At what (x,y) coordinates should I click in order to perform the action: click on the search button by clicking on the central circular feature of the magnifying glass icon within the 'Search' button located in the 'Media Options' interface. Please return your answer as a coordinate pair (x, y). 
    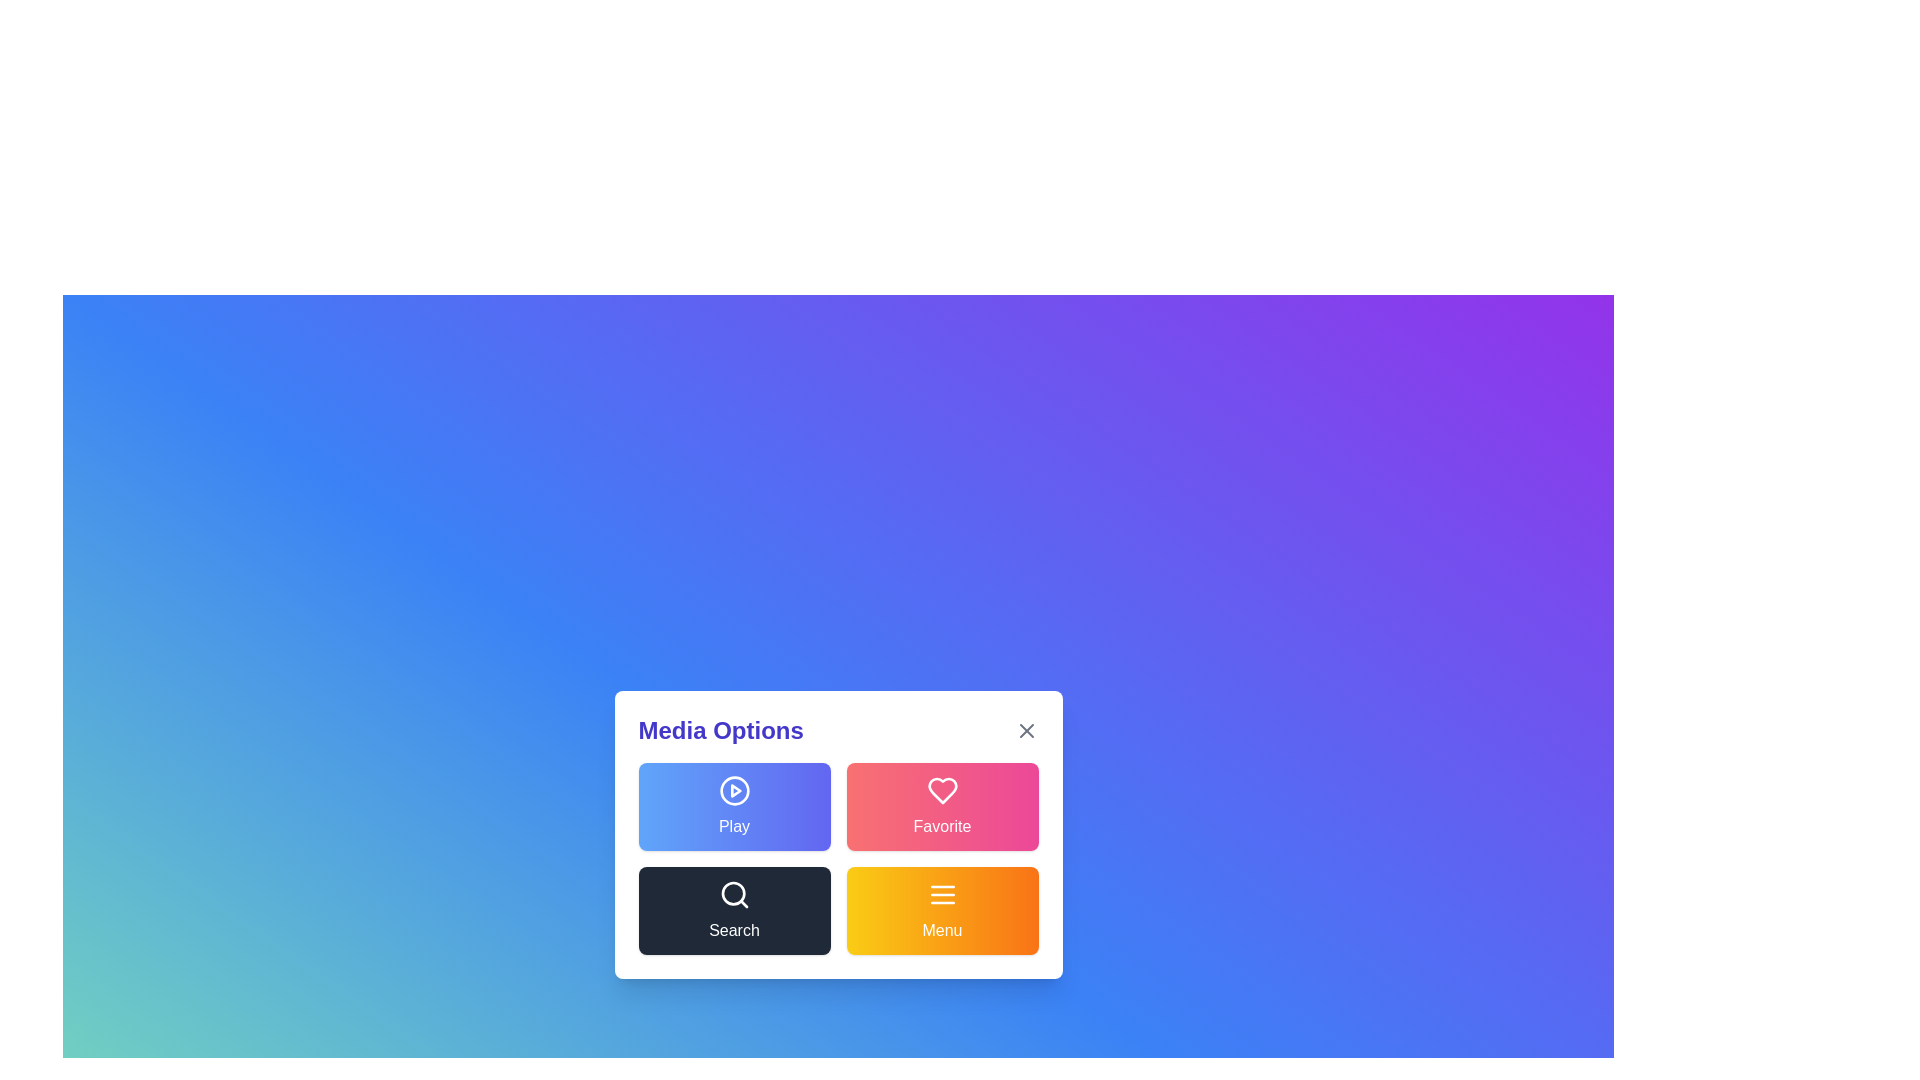
    Looking at the image, I should click on (732, 892).